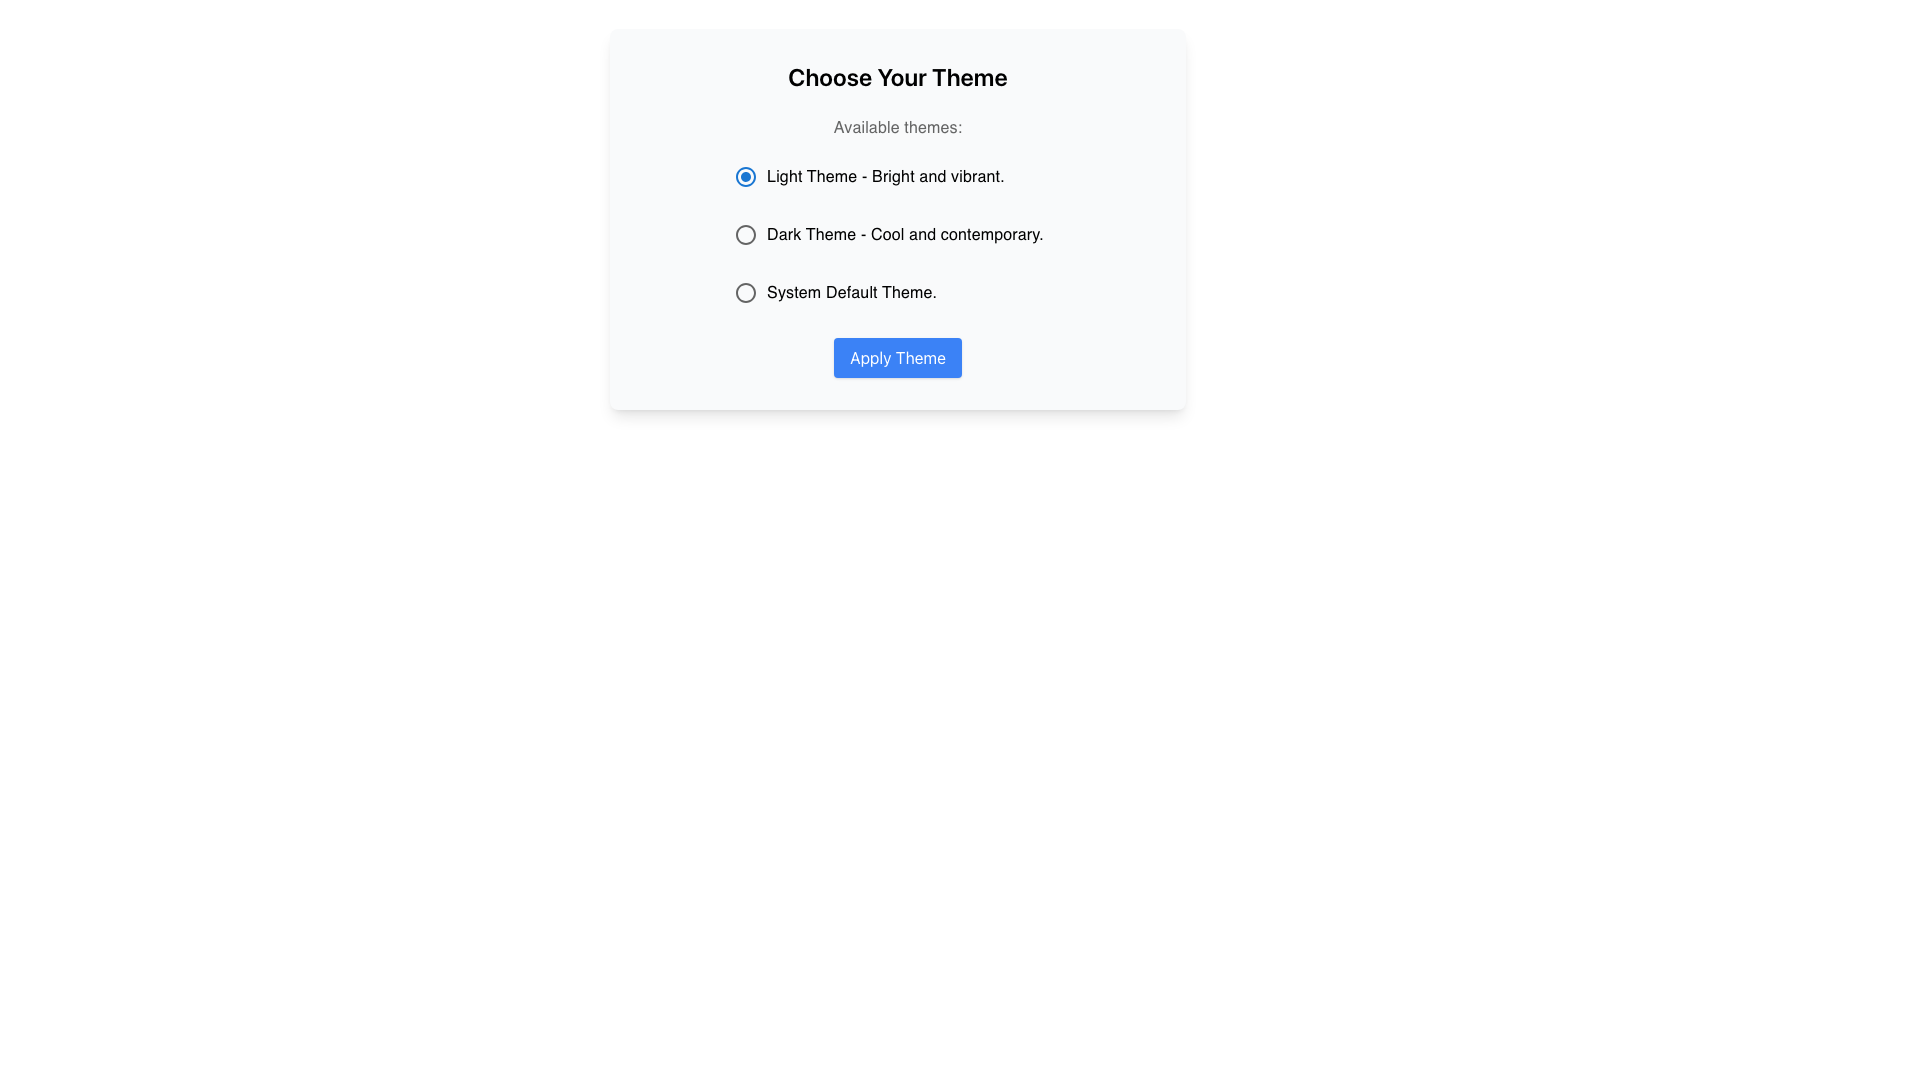  Describe the element at coordinates (745, 293) in the screenshot. I see `the radio button for the 'System Default Theme' option, which is the third option in a vertically stacked list of radio buttons` at that location.